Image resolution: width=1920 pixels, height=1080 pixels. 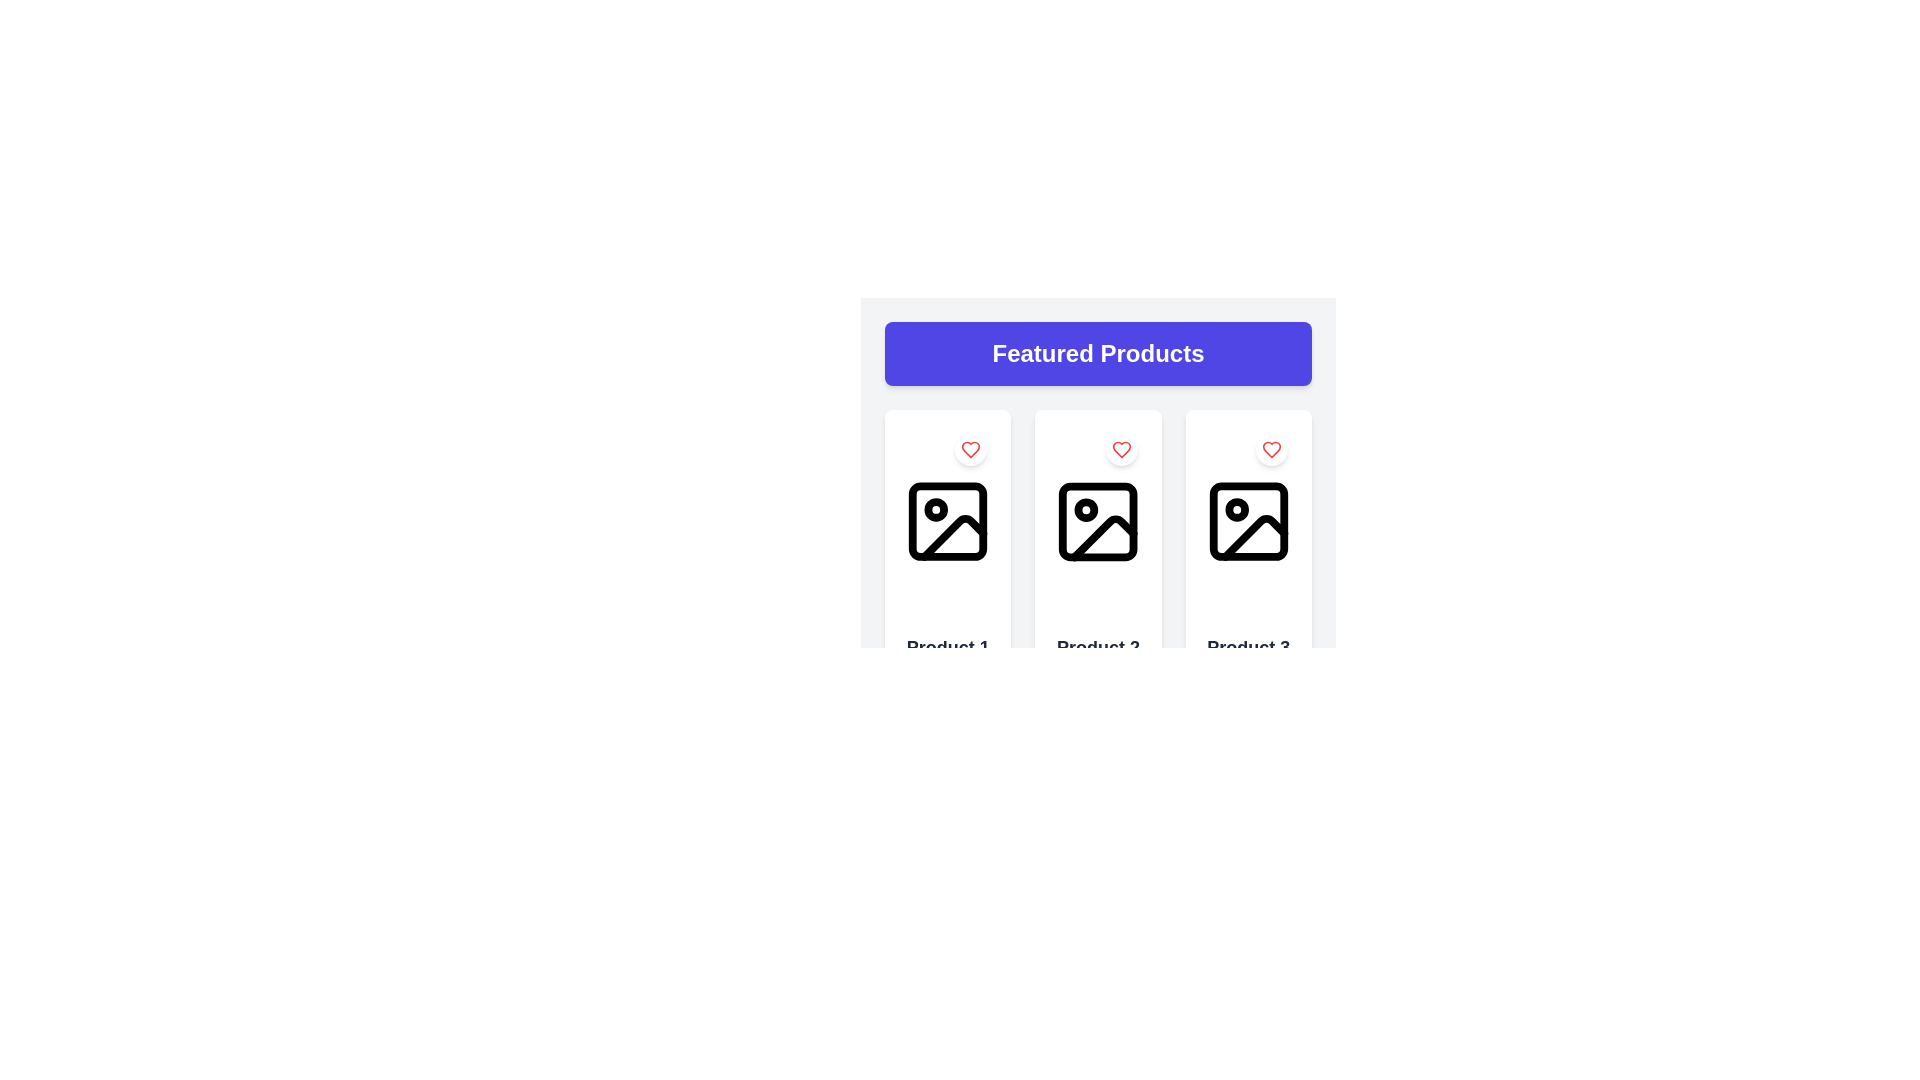 What do you see at coordinates (947, 520) in the screenshot?
I see `the framed image icon located in the first product card under the 'Featured Products' header` at bounding box center [947, 520].